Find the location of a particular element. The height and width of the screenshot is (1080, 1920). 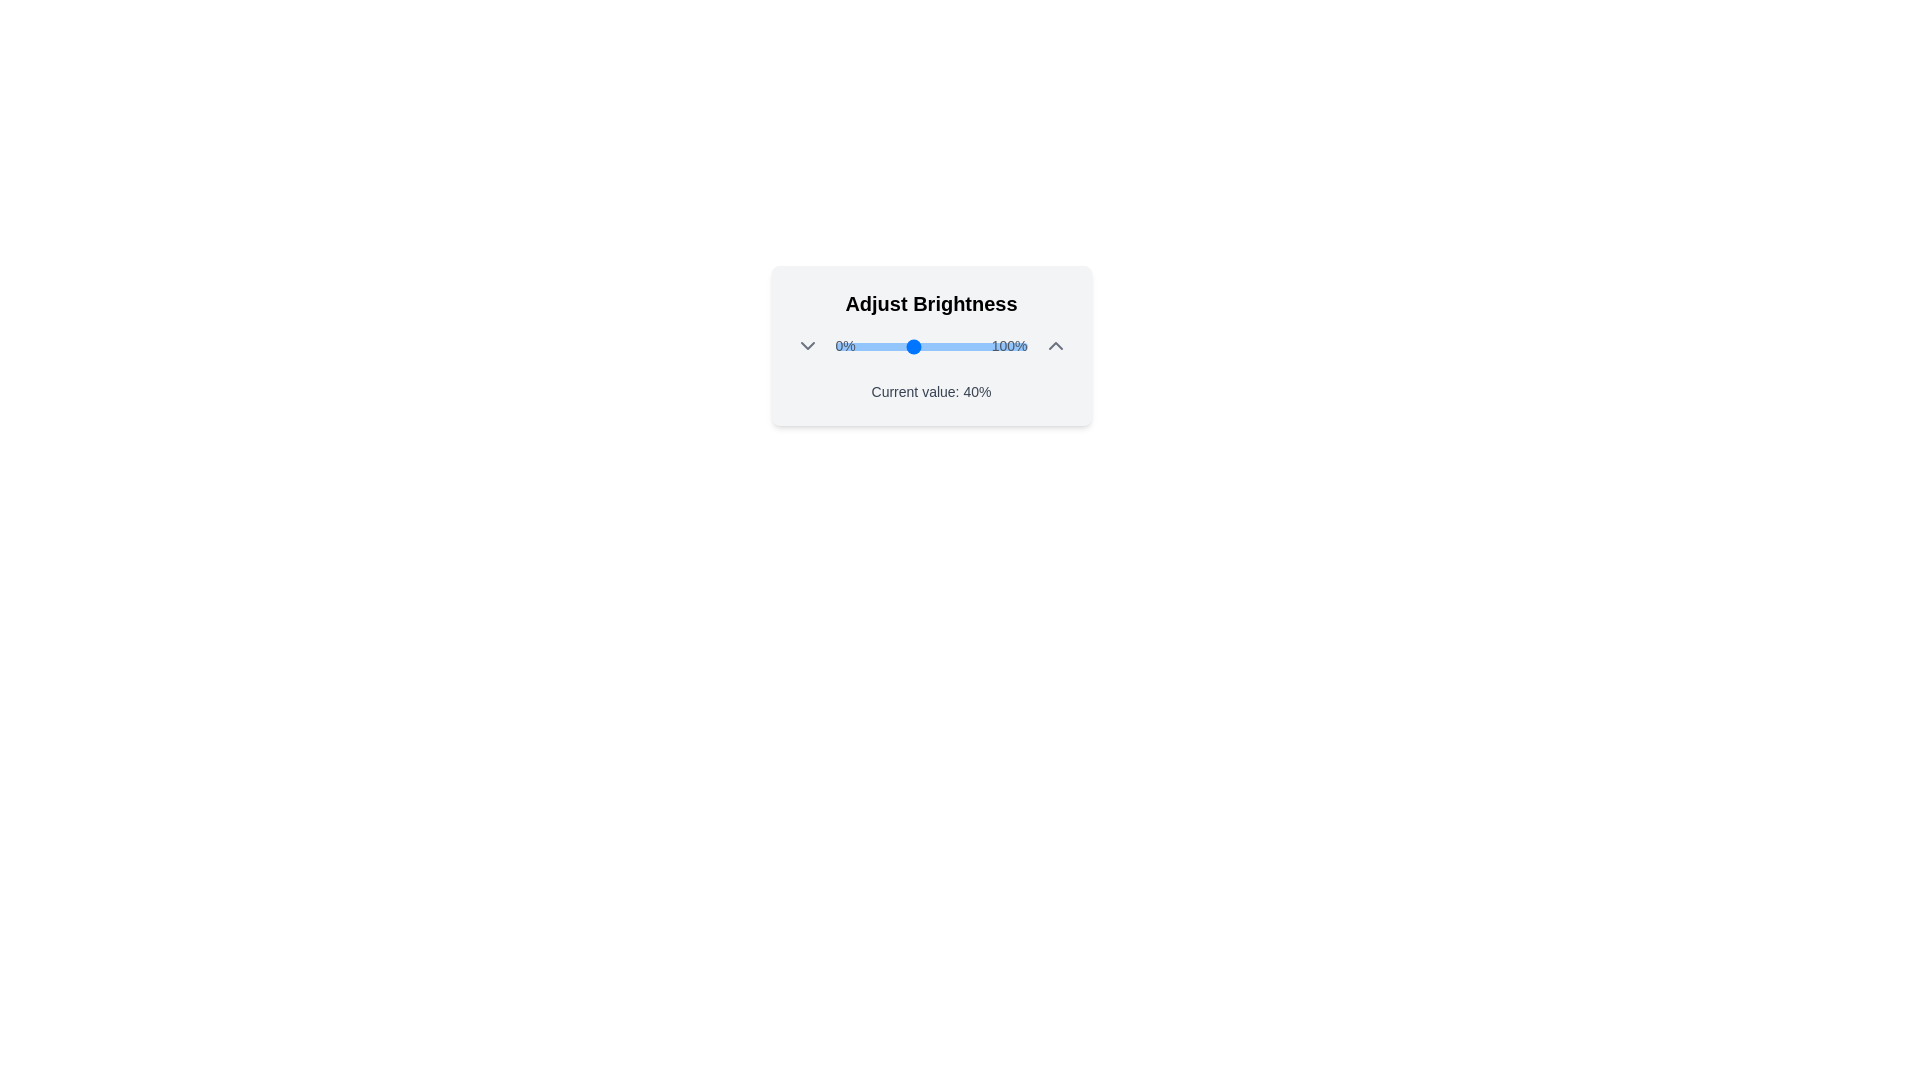

brightness level is located at coordinates (917, 346).